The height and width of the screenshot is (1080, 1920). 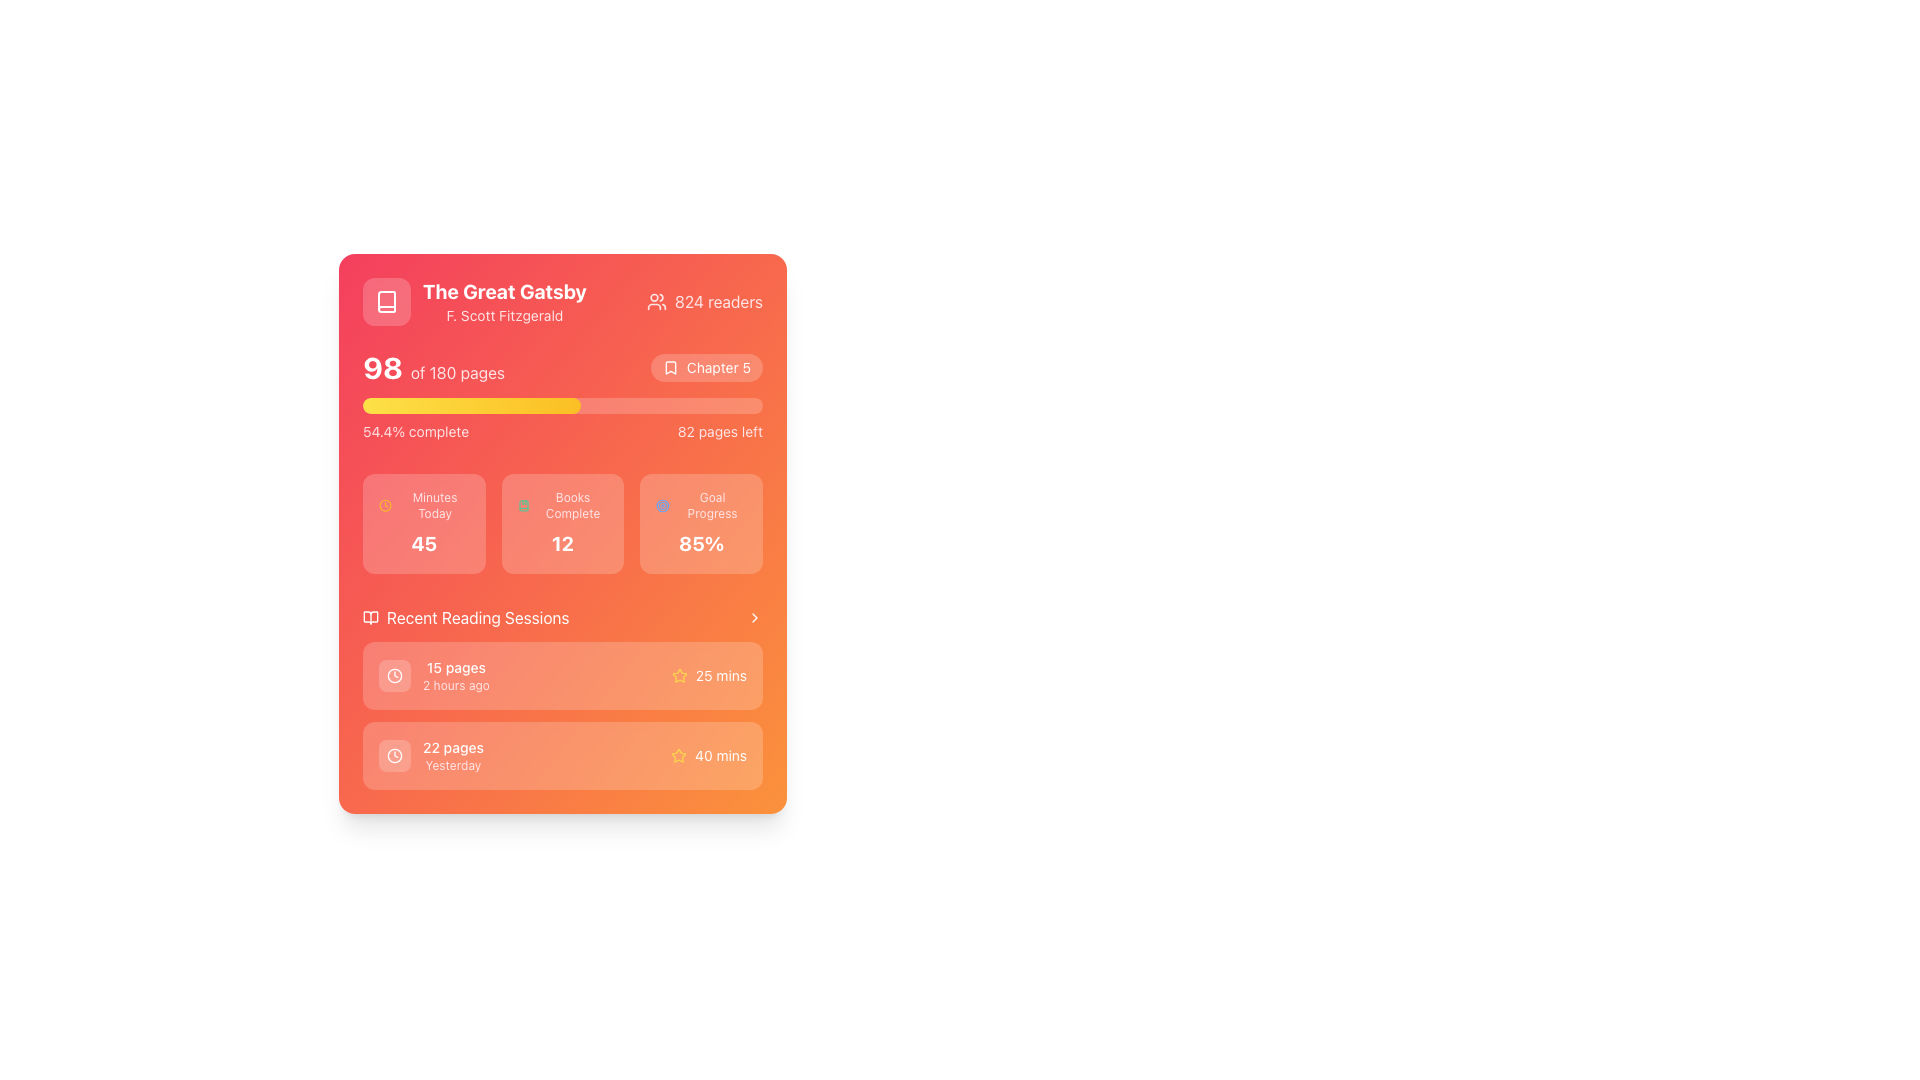 What do you see at coordinates (430, 756) in the screenshot?
I see `displayed information from the Information display that shows '22 pages' and 'Yesterday' in the Recent Reading Sessions list` at bounding box center [430, 756].